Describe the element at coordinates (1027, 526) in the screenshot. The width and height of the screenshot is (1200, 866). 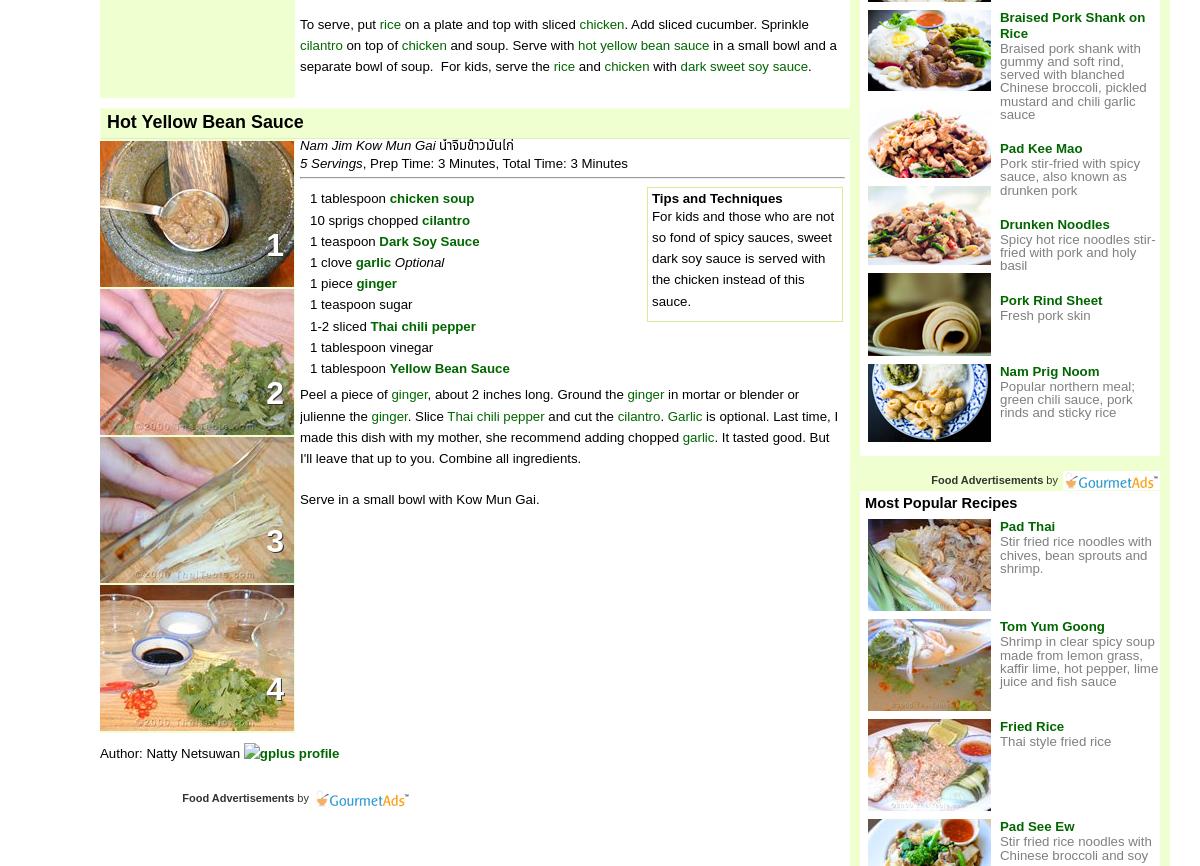
I see `'Pad Thai'` at that location.